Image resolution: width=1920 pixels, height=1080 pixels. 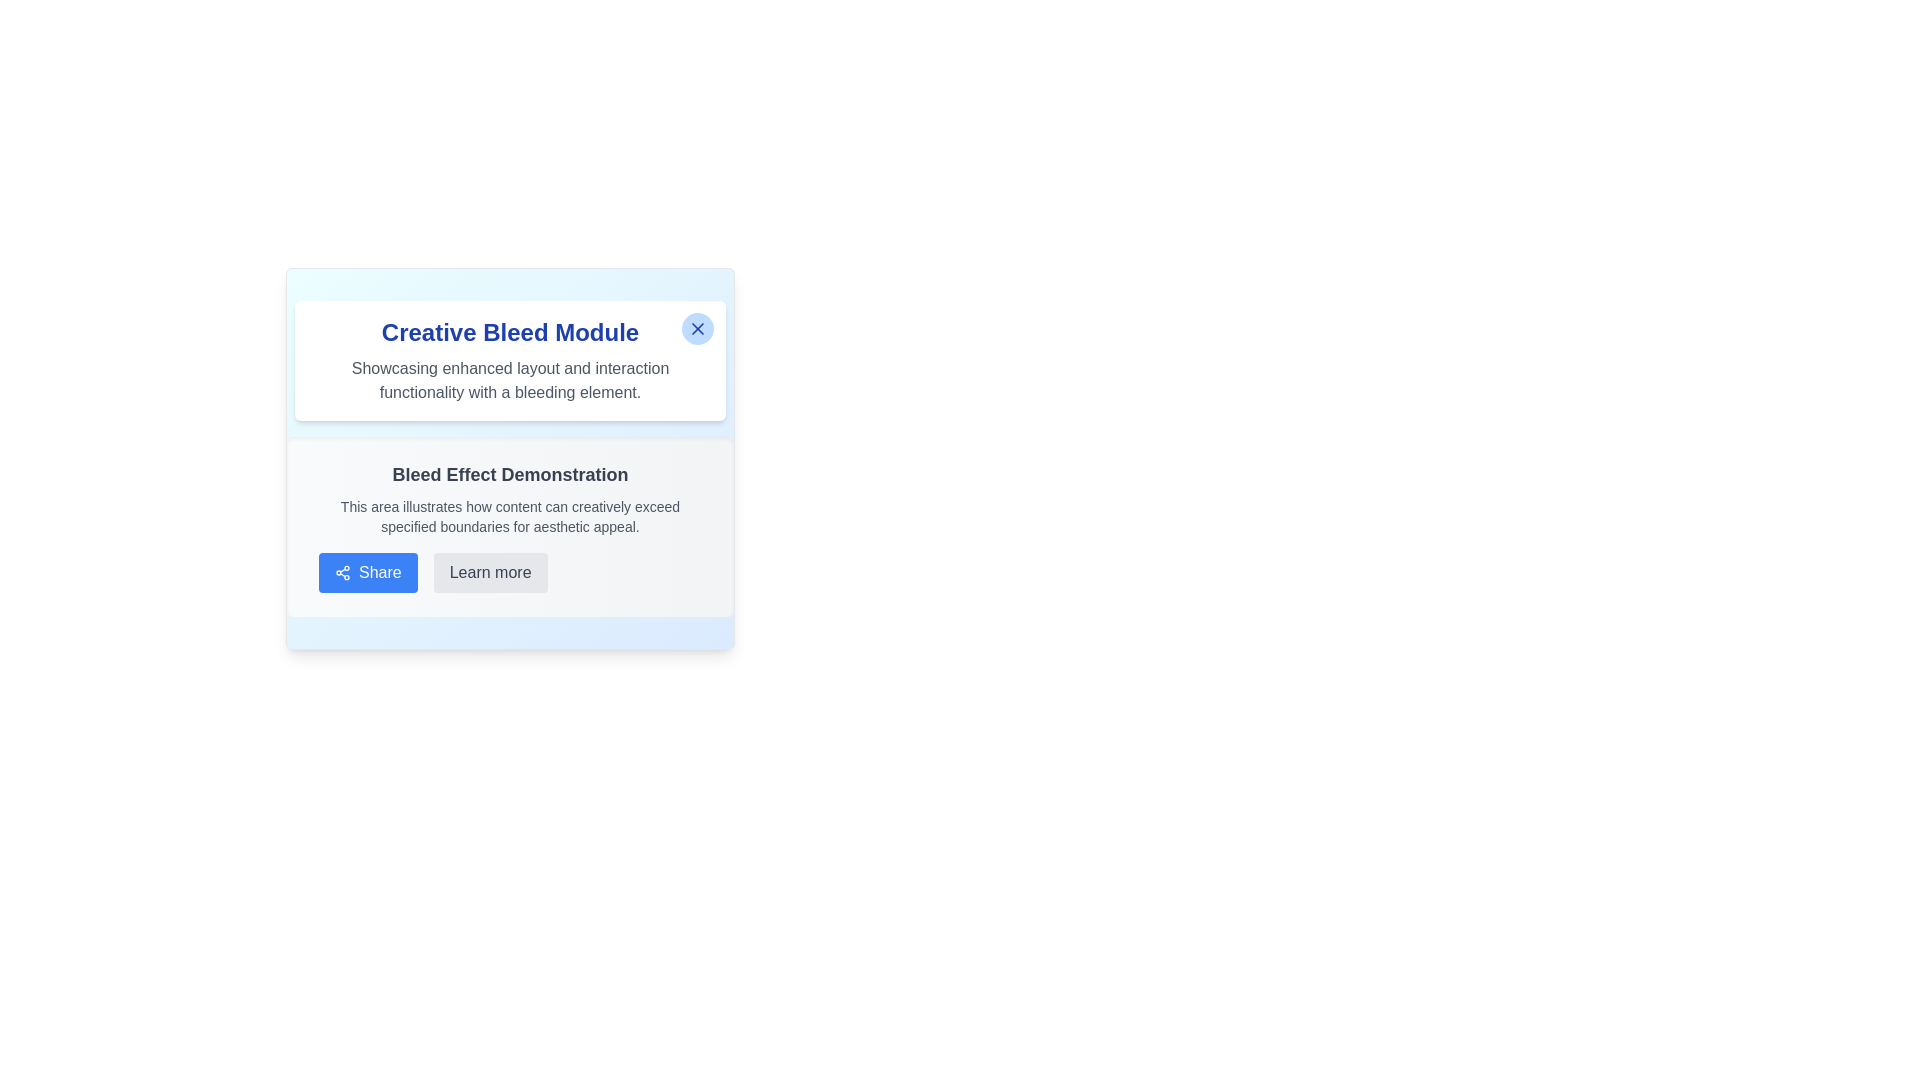 What do you see at coordinates (510, 474) in the screenshot?
I see `the bold, large-font grayish text displaying 'Bleed Effect Demonstration', which is centrally aligned in its module and located at the top above other elements` at bounding box center [510, 474].